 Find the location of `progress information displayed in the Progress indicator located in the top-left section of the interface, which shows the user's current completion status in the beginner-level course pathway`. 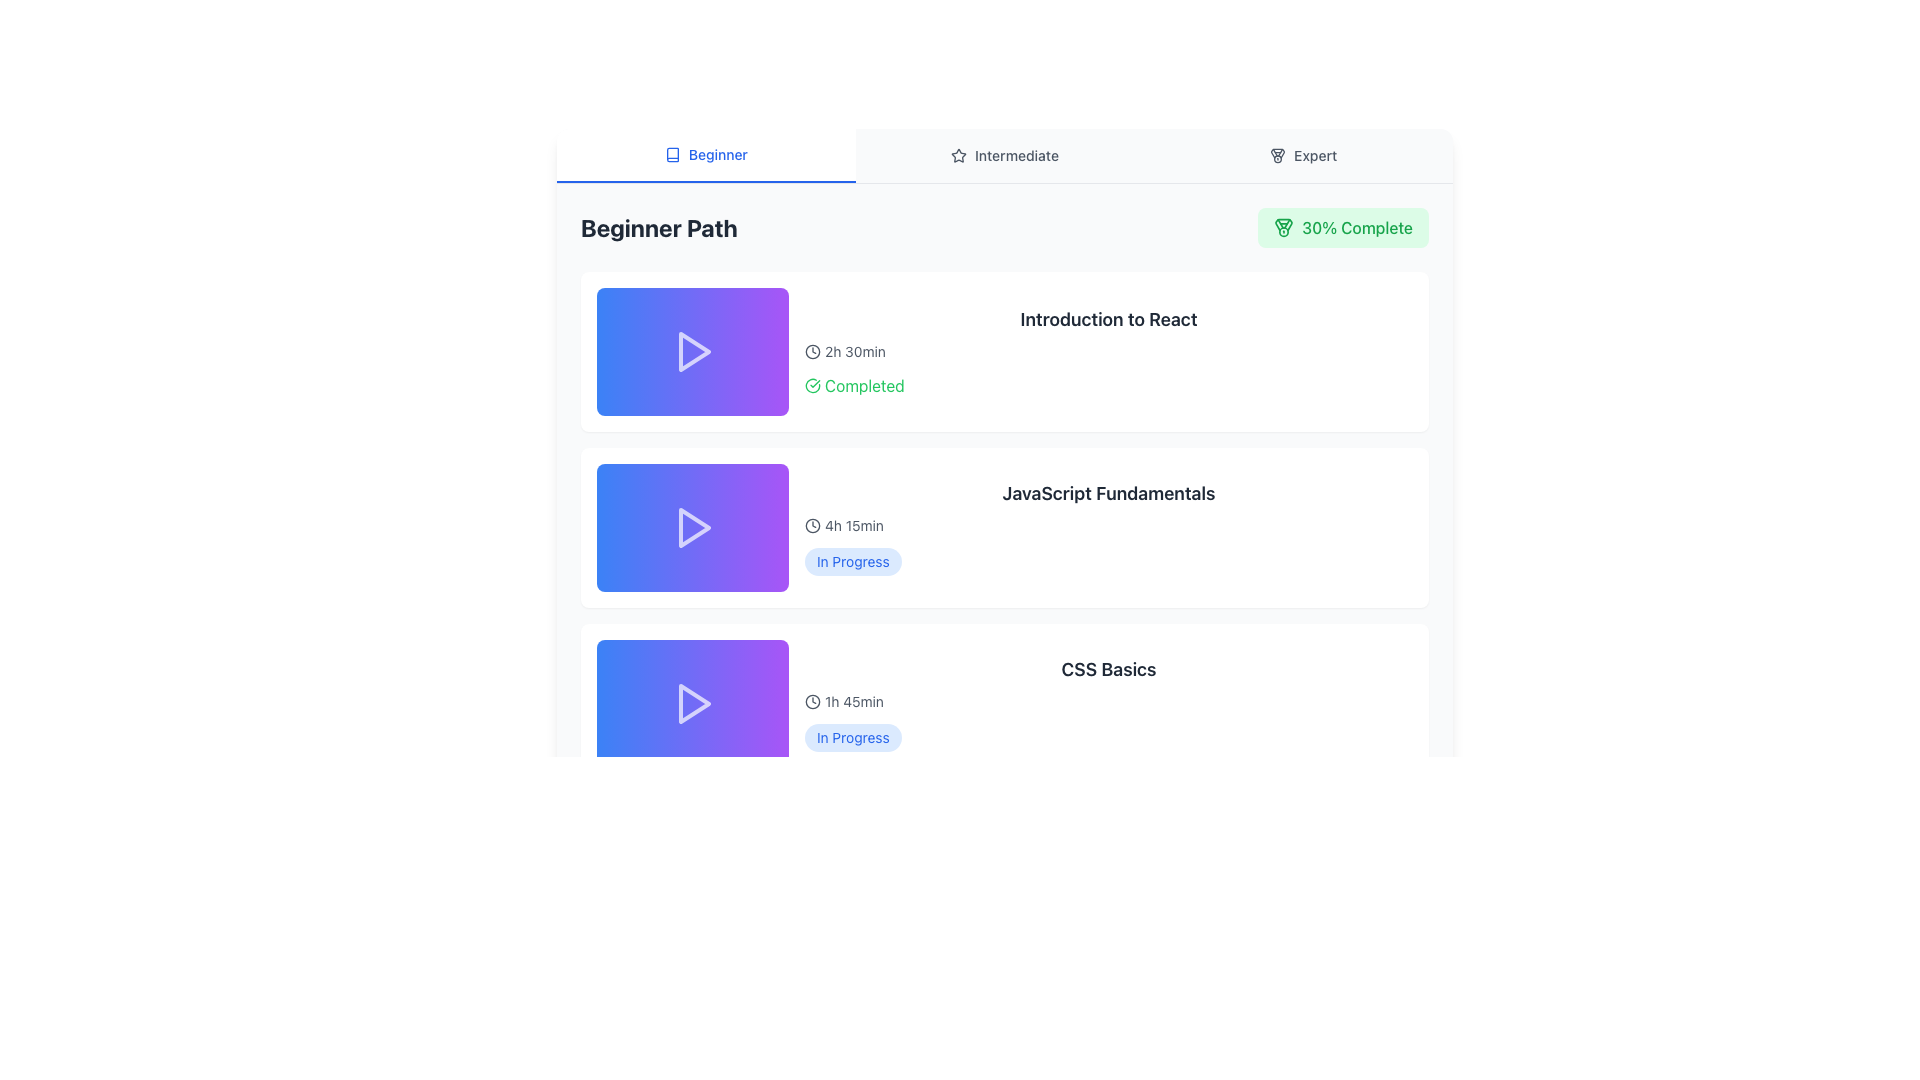

progress information displayed in the Progress indicator located in the top-left section of the interface, which shows the user's current completion status in the beginner-level course pathway is located at coordinates (1004, 226).